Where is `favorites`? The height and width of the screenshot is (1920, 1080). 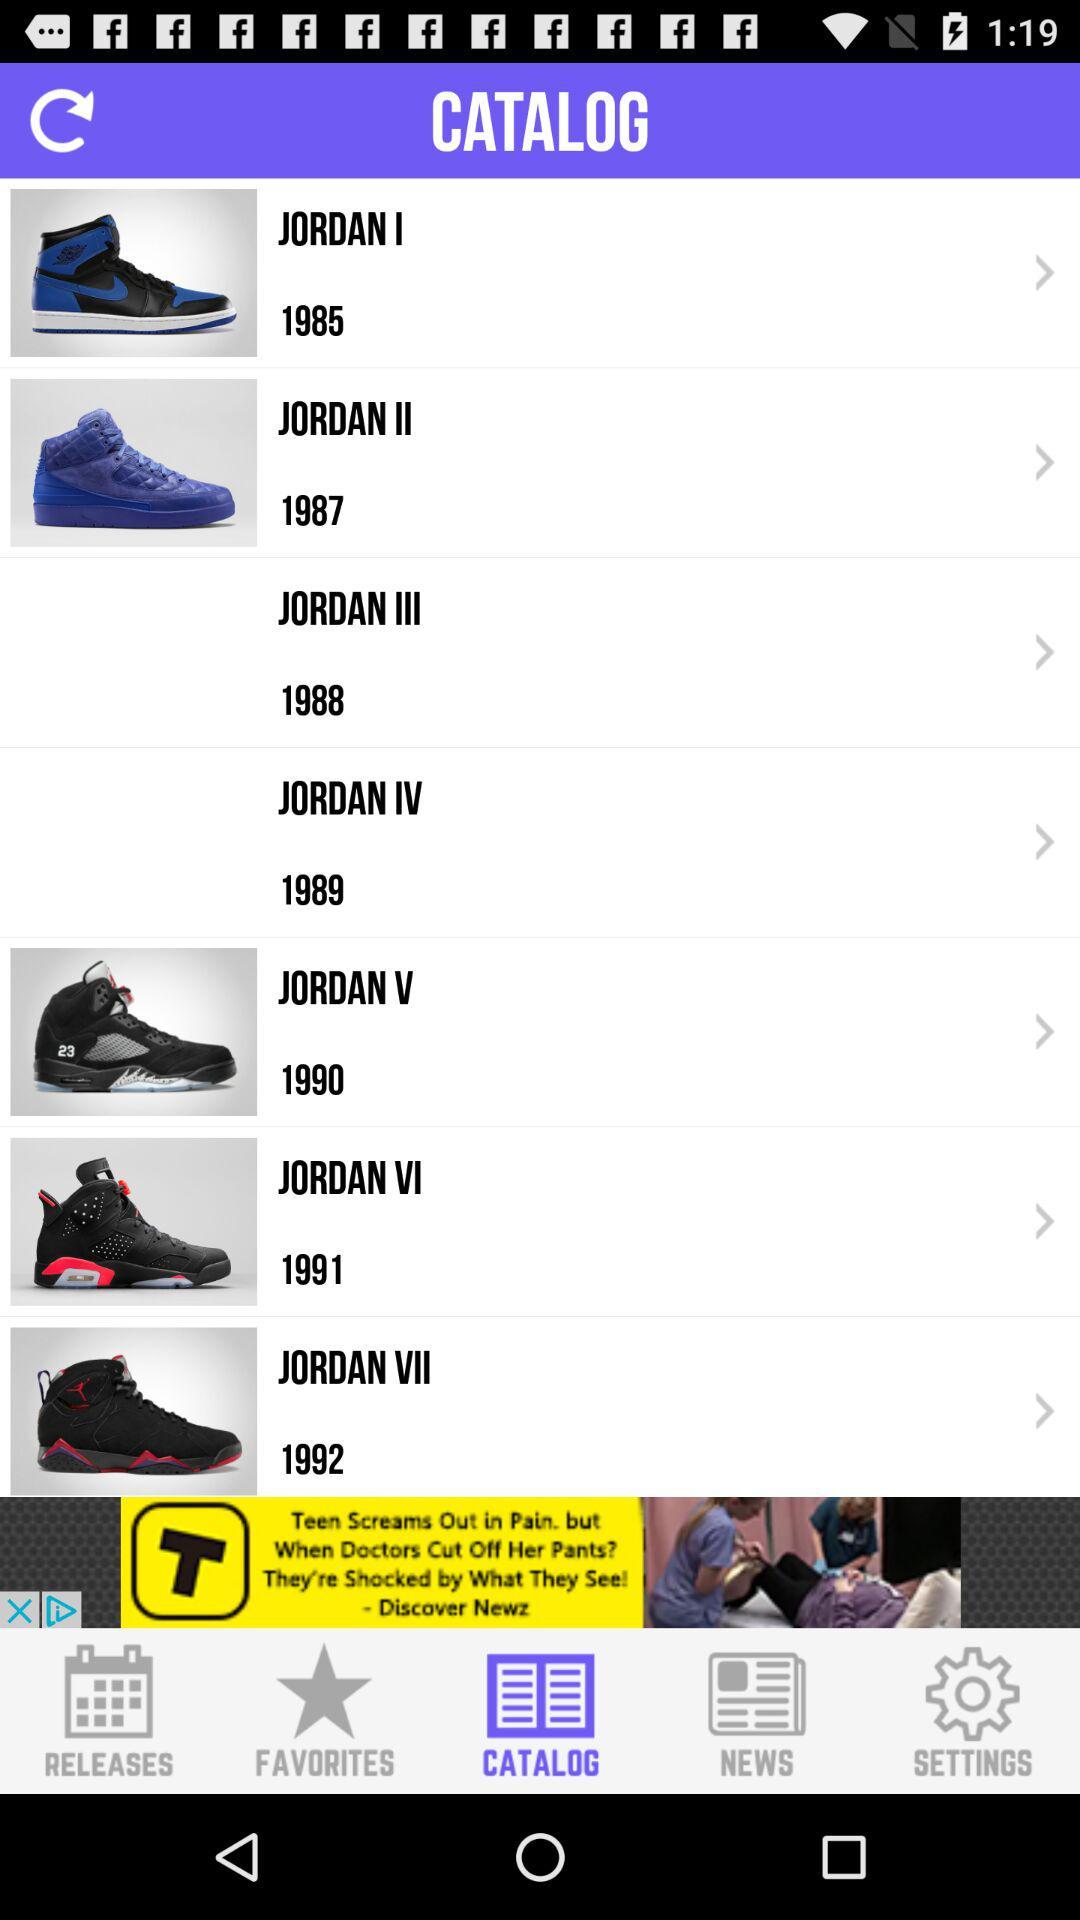 favorites is located at coordinates (323, 1710).